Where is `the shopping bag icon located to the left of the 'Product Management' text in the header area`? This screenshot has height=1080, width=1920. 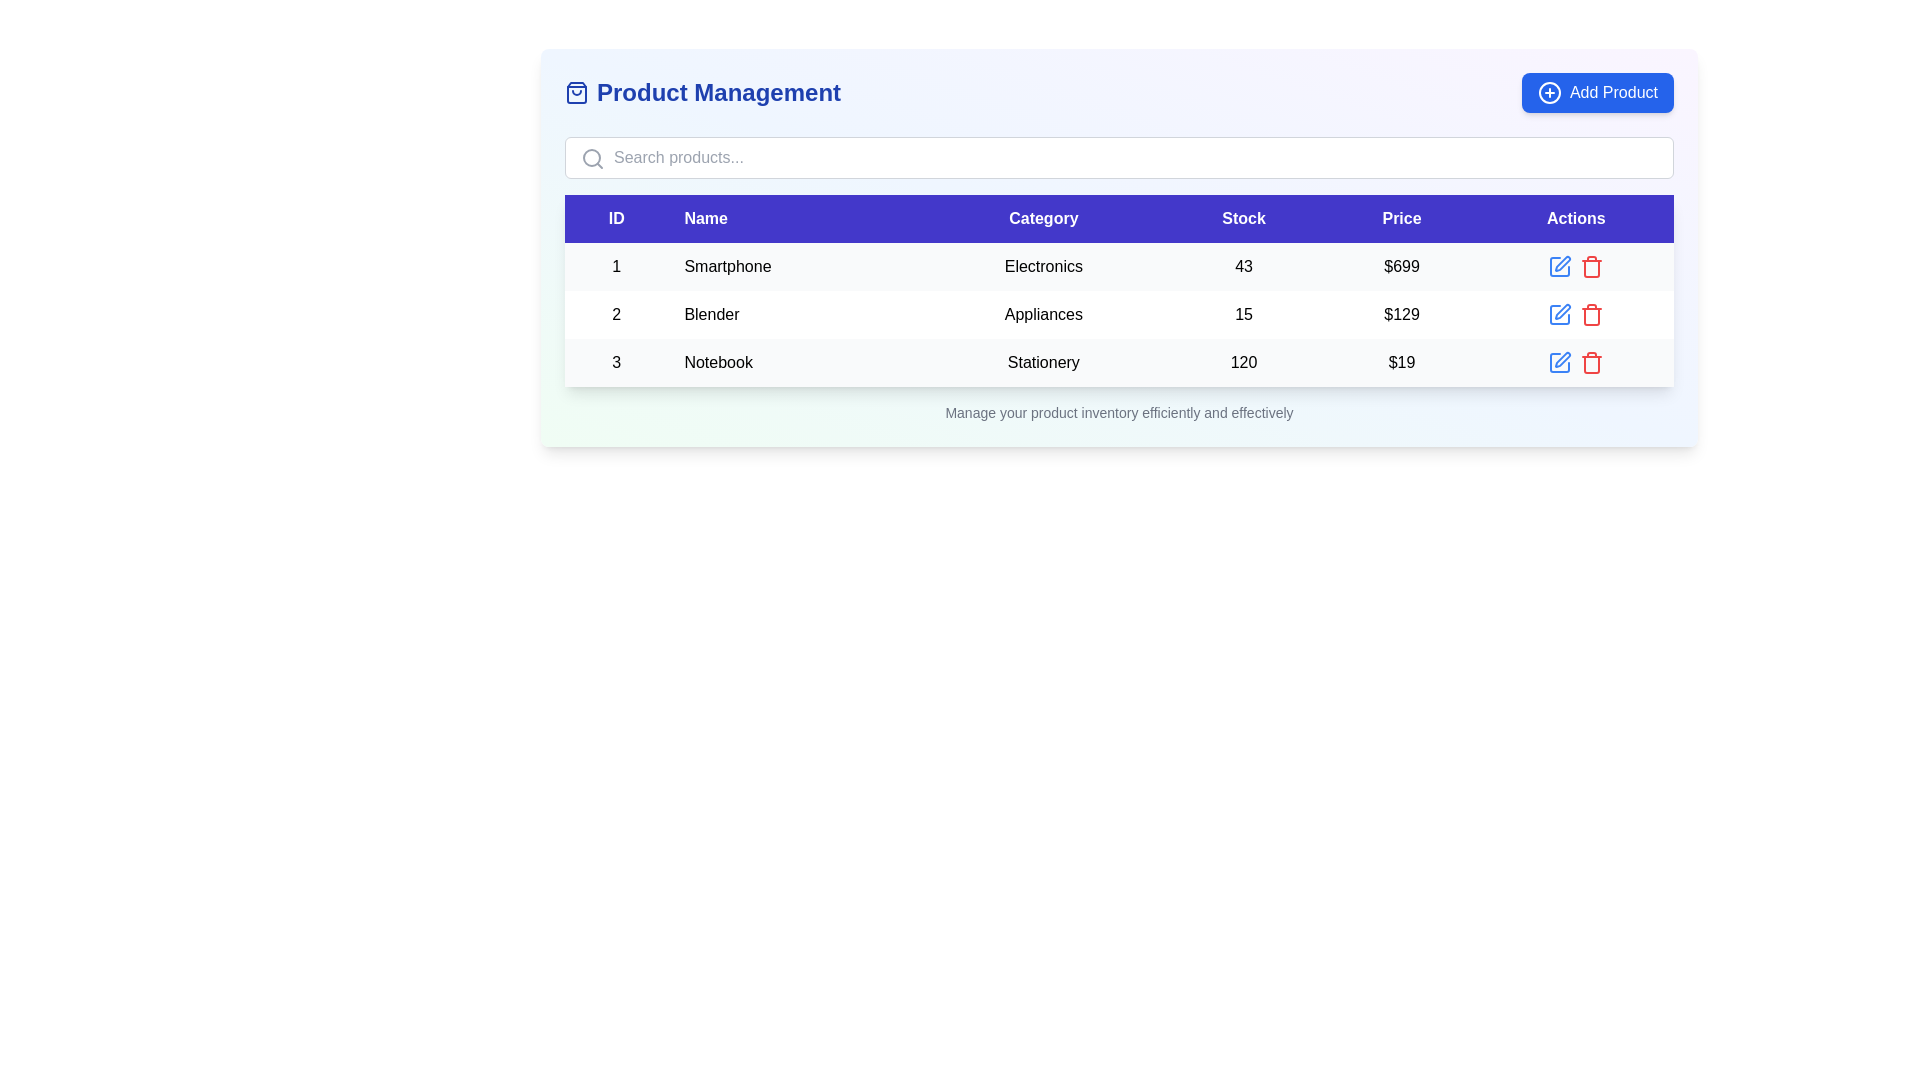 the shopping bag icon located to the left of the 'Product Management' text in the header area is located at coordinates (575, 92).